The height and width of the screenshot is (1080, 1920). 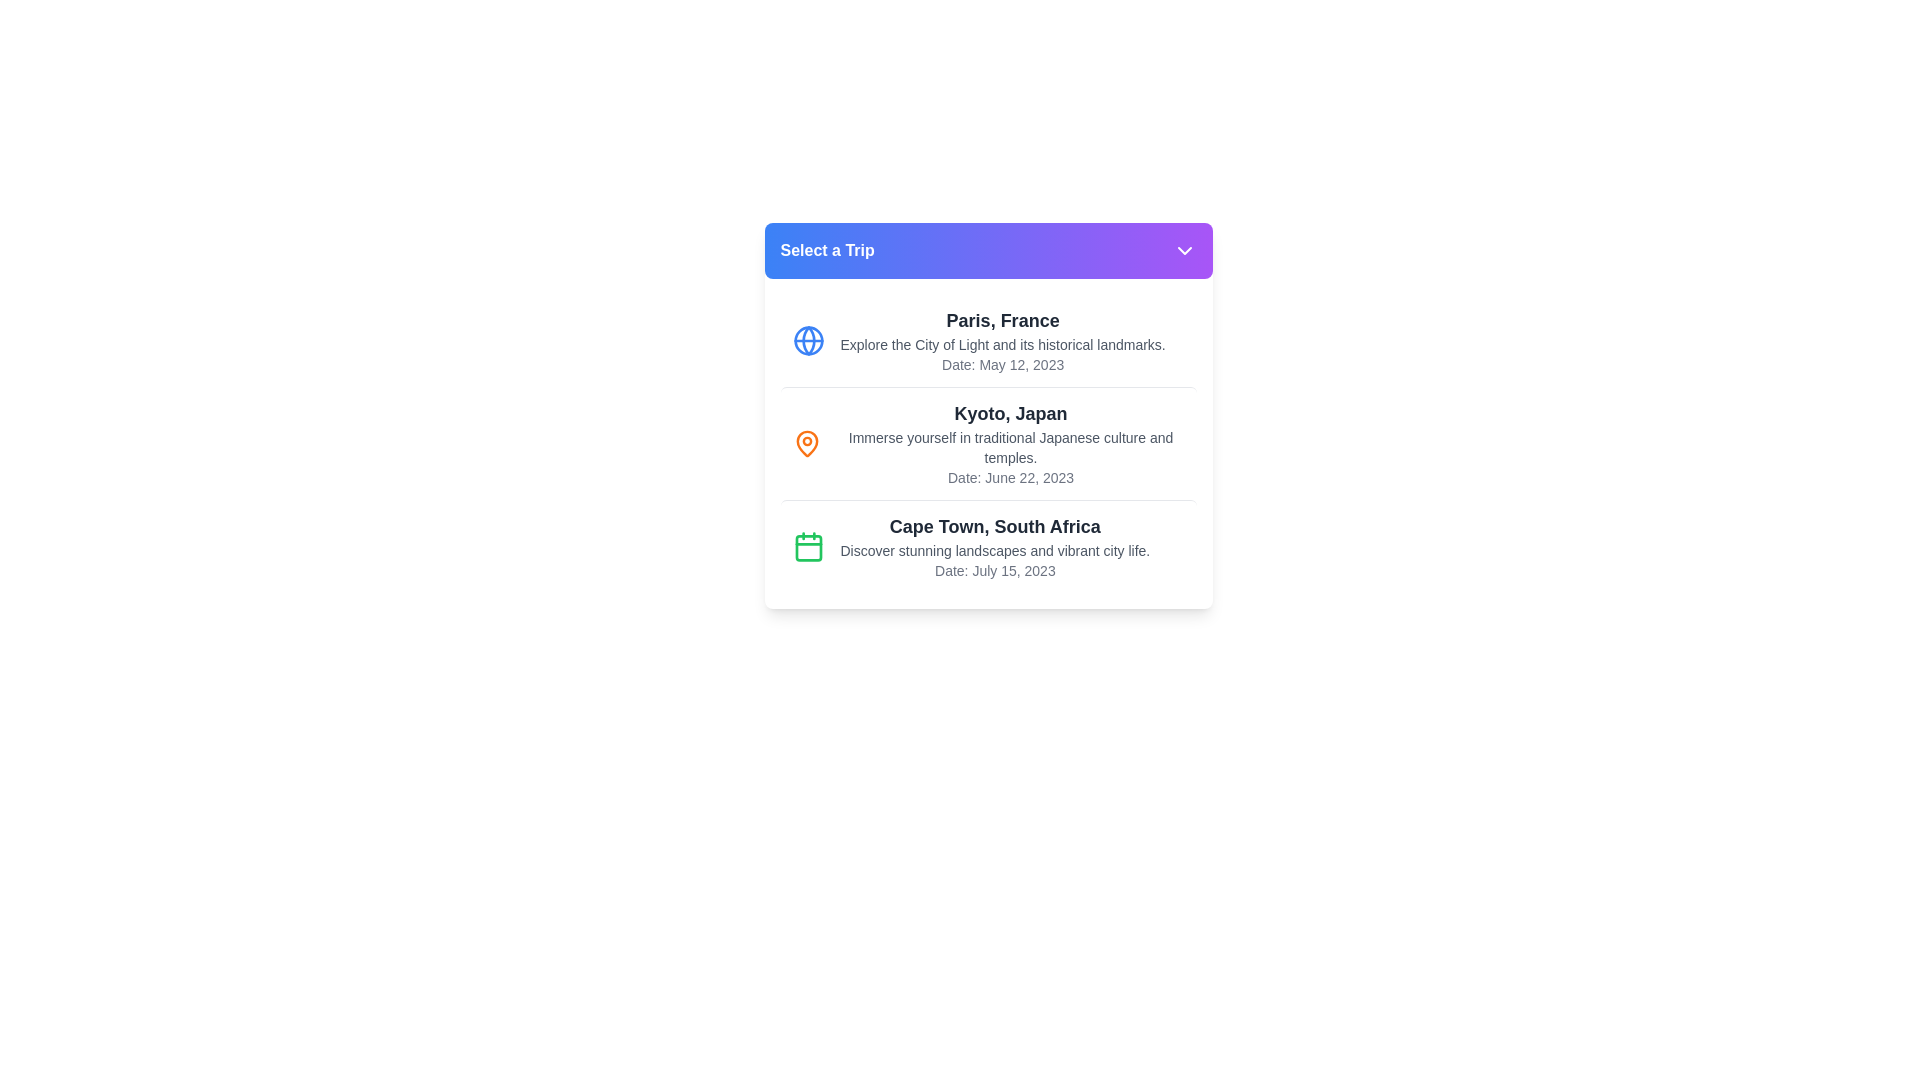 I want to click on the location icon representing 'Kyoto, Japan' in the trip options dropdown, which is positioned to the left of the text description, so click(x=806, y=442).